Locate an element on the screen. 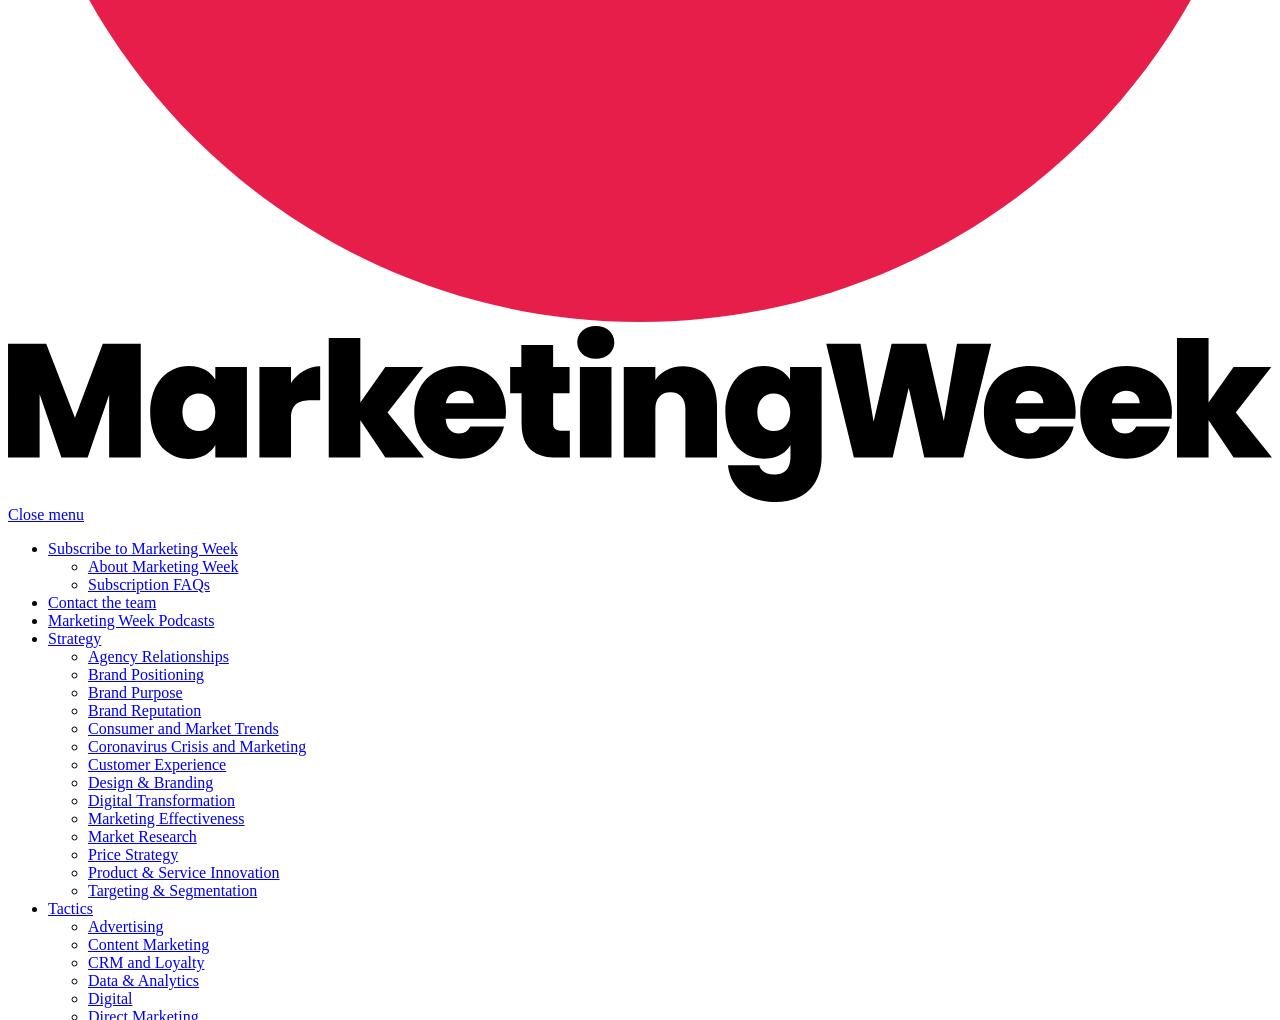 This screenshot has height=1020, width=1280. 'Digital' is located at coordinates (108, 998).